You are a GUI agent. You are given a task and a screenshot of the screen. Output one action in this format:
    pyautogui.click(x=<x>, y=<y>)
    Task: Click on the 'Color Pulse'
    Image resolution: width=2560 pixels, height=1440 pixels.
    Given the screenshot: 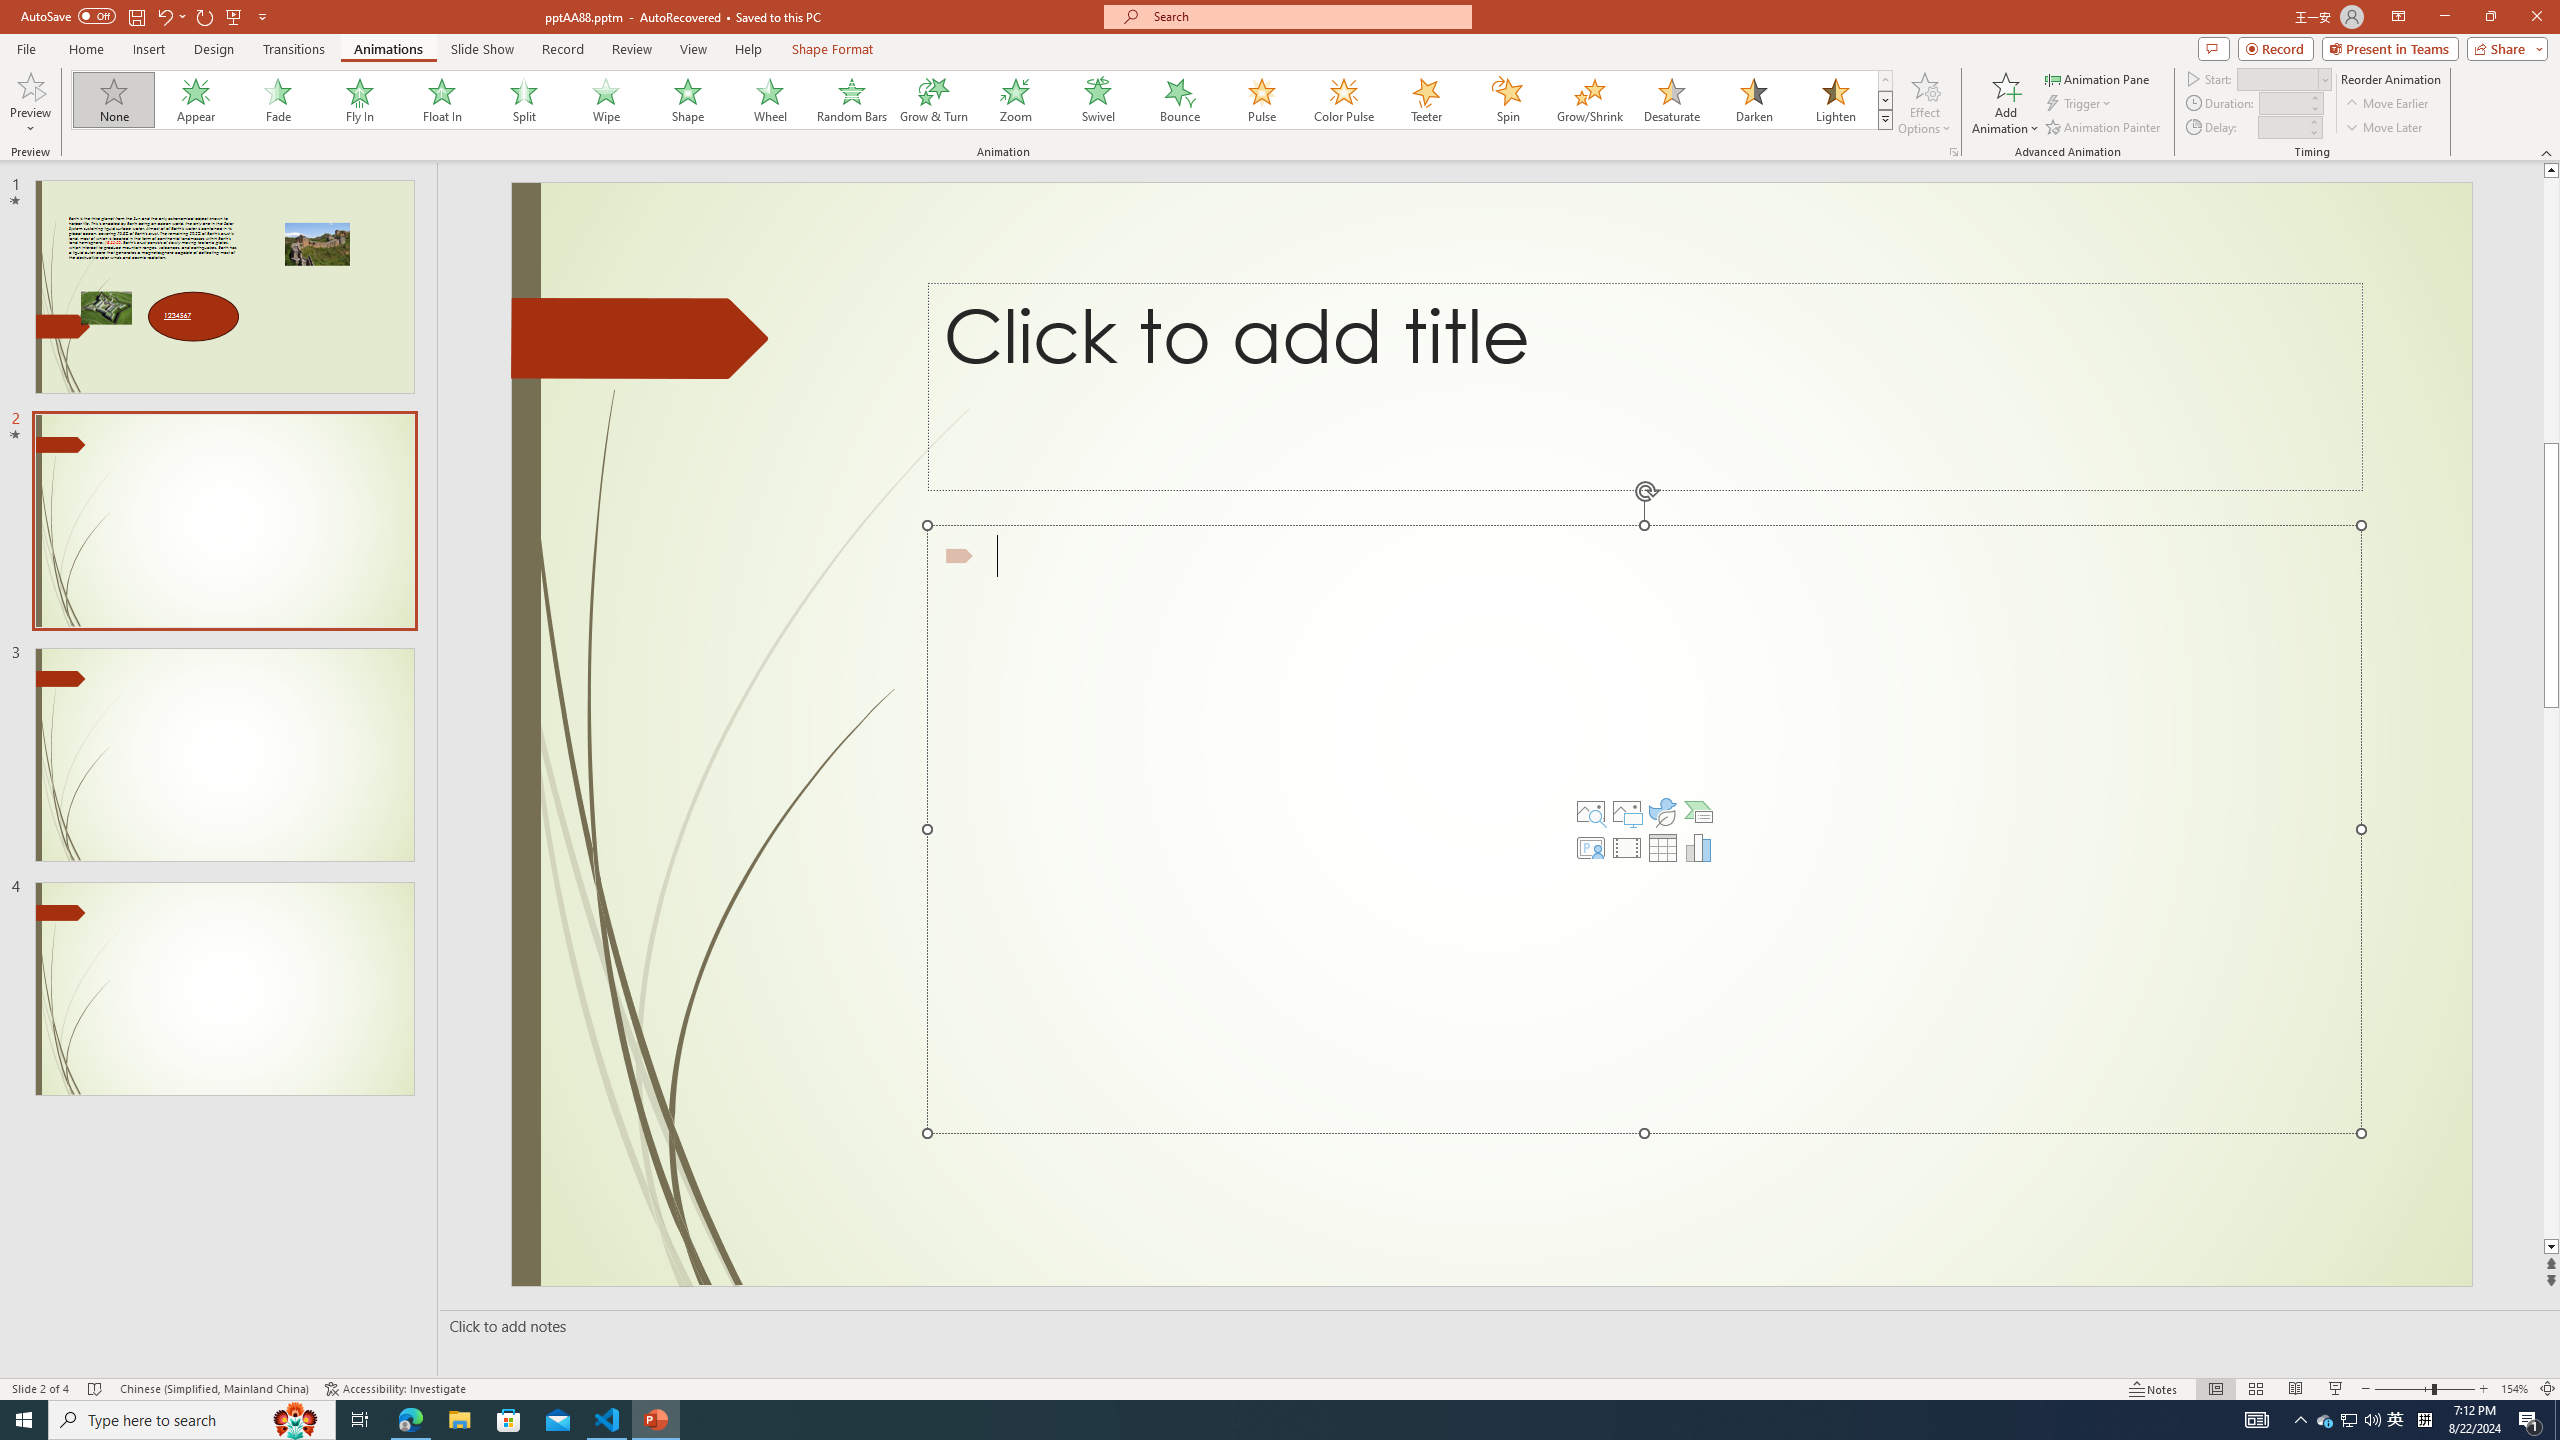 What is the action you would take?
    pyautogui.click(x=1344, y=99)
    